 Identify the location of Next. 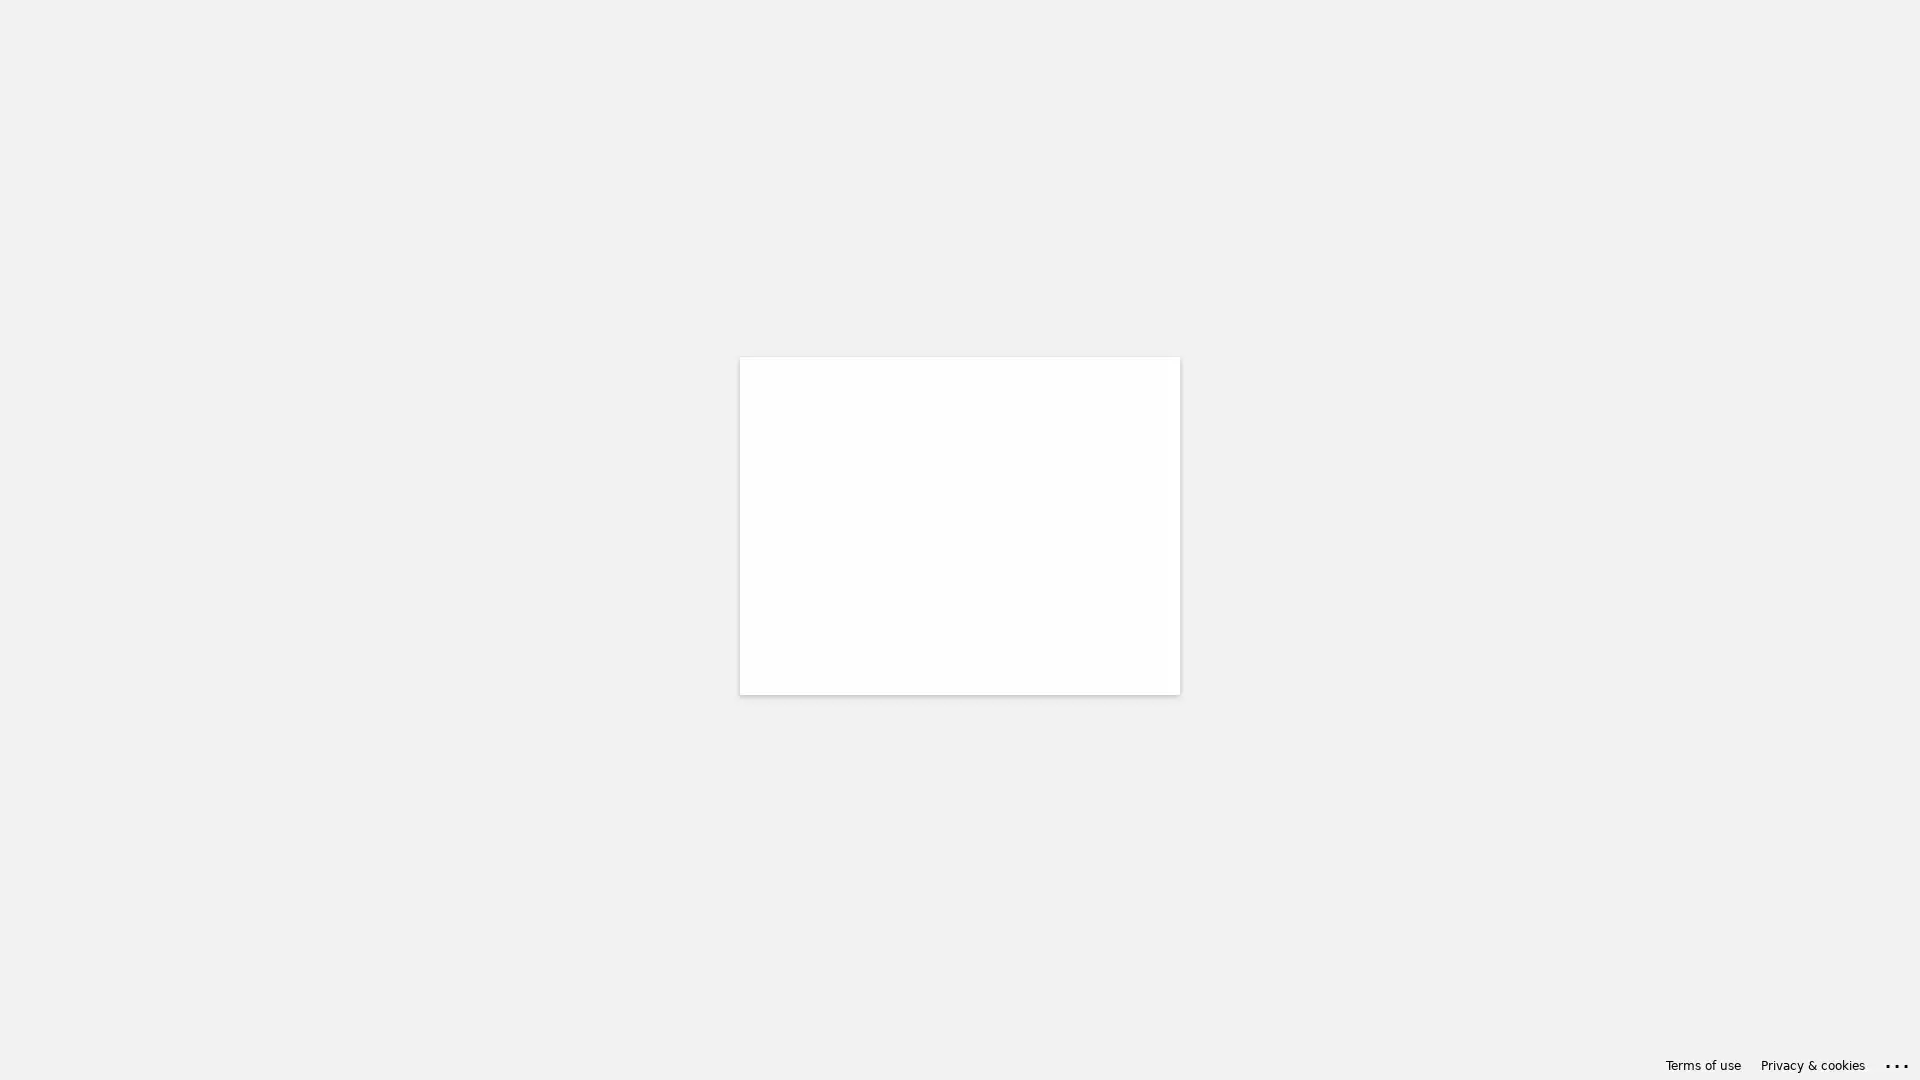
(1080, 604).